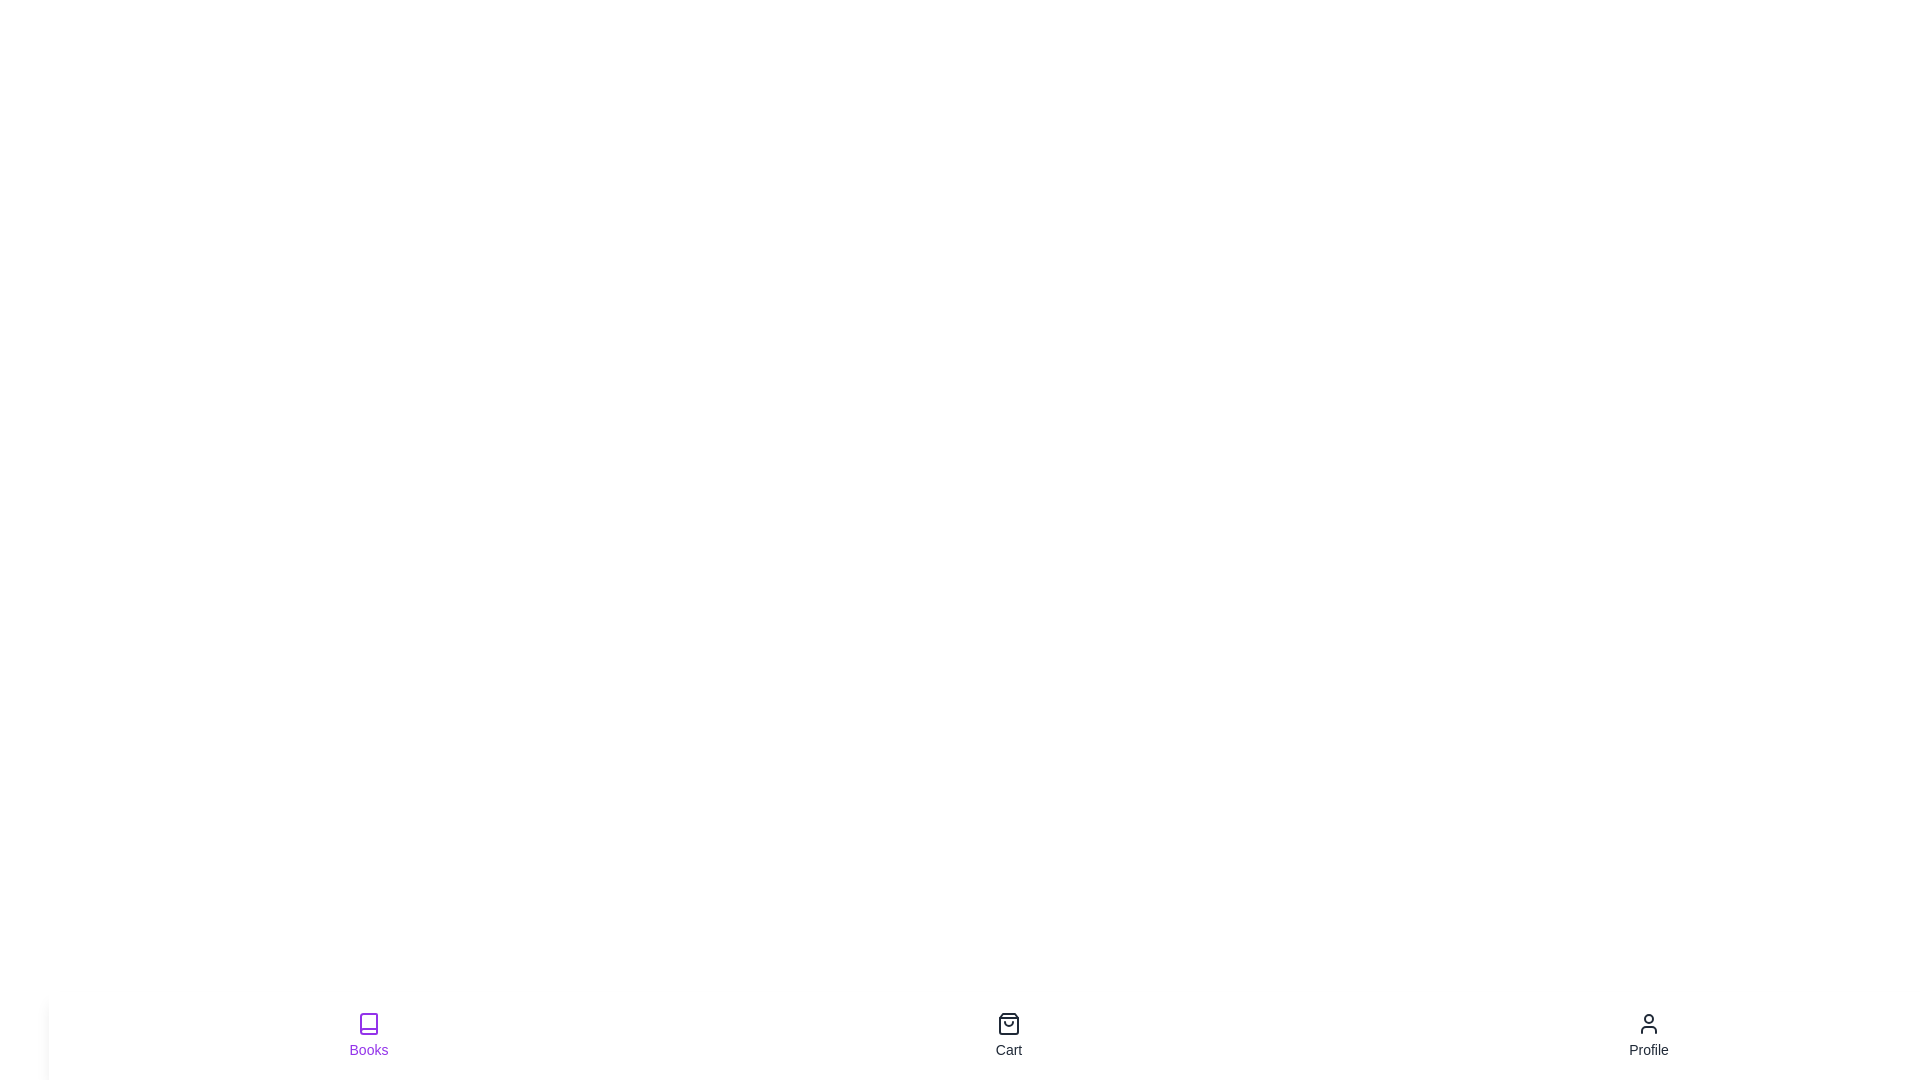 This screenshot has width=1920, height=1080. Describe the element at coordinates (1008, 1035) in the screenshot. I see `the tab labeled Cart to observe the hover effect` at that location.